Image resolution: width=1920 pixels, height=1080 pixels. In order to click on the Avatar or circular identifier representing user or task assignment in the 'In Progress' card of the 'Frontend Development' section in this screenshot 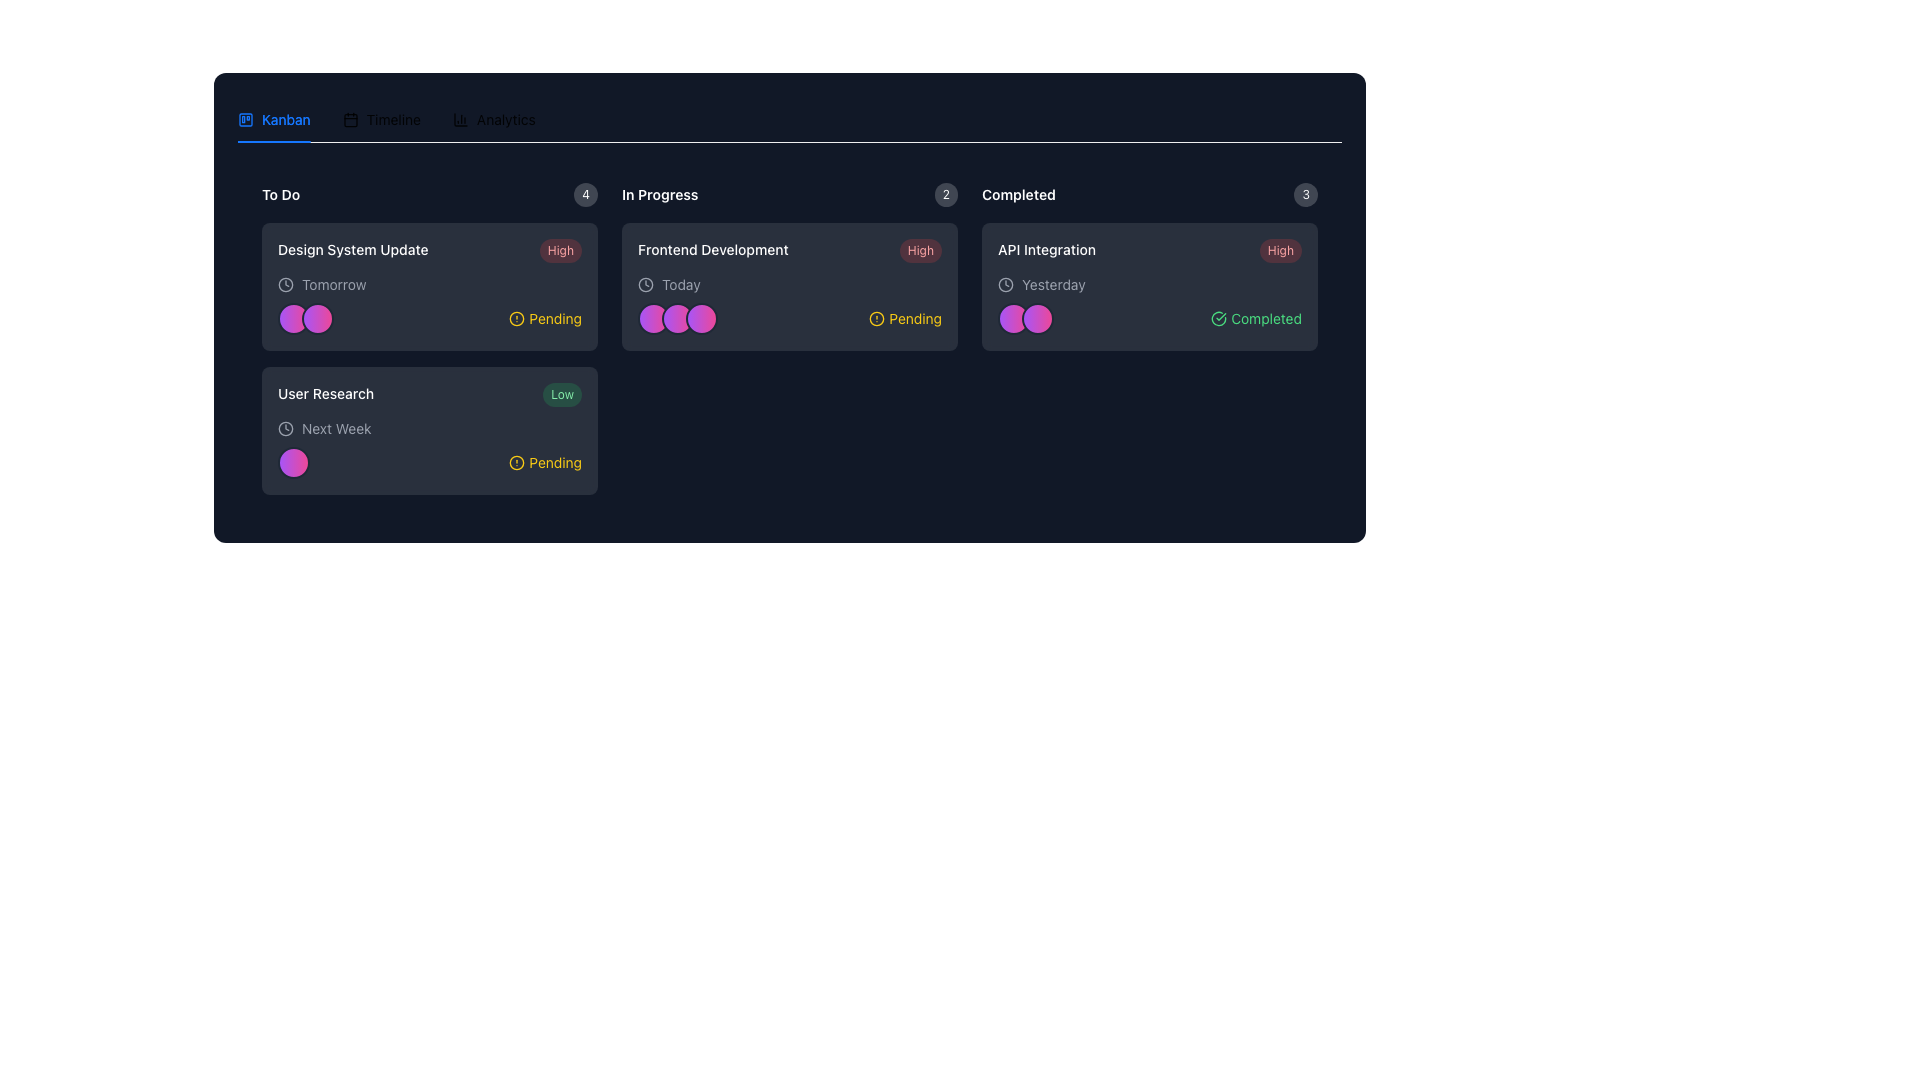, I will do `click(677, 318)`.